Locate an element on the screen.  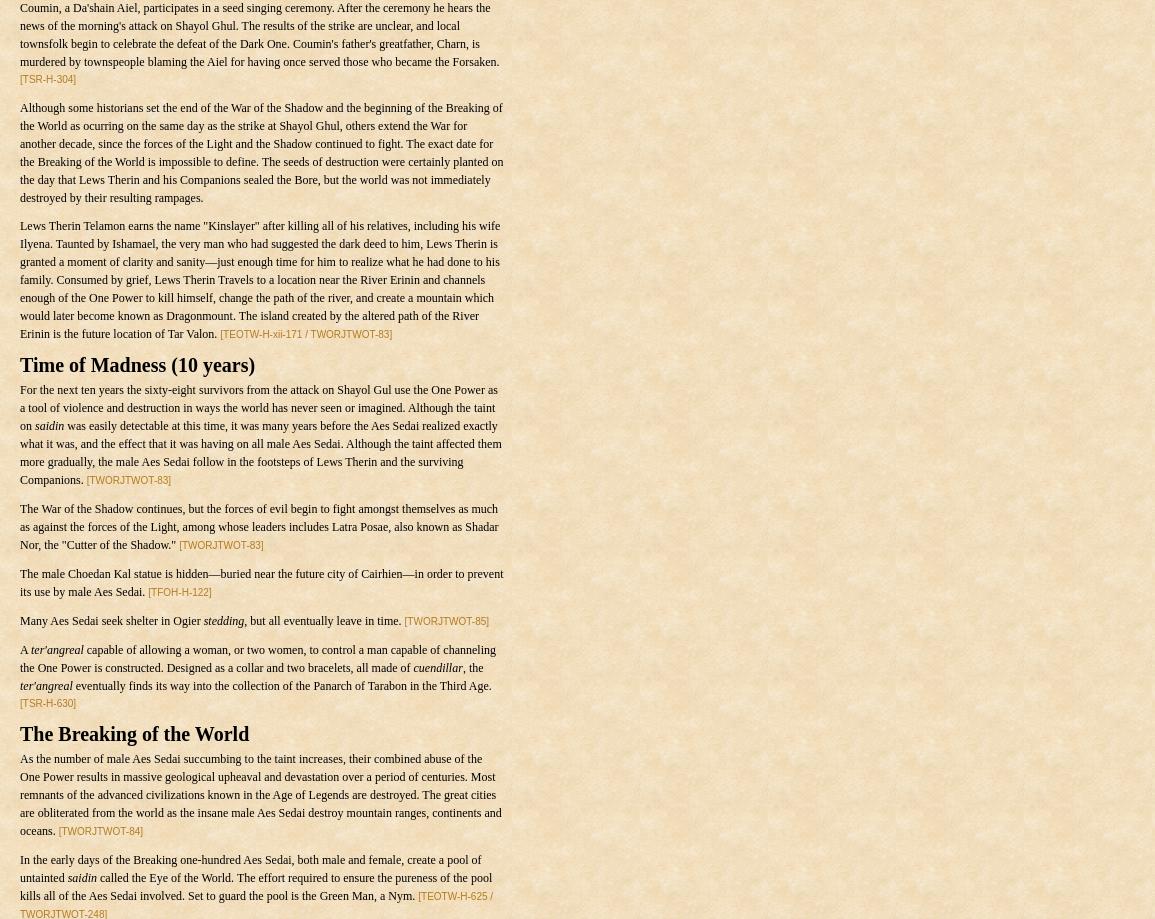
'[TSR-H-630]' is located at coordinates (47, 702).